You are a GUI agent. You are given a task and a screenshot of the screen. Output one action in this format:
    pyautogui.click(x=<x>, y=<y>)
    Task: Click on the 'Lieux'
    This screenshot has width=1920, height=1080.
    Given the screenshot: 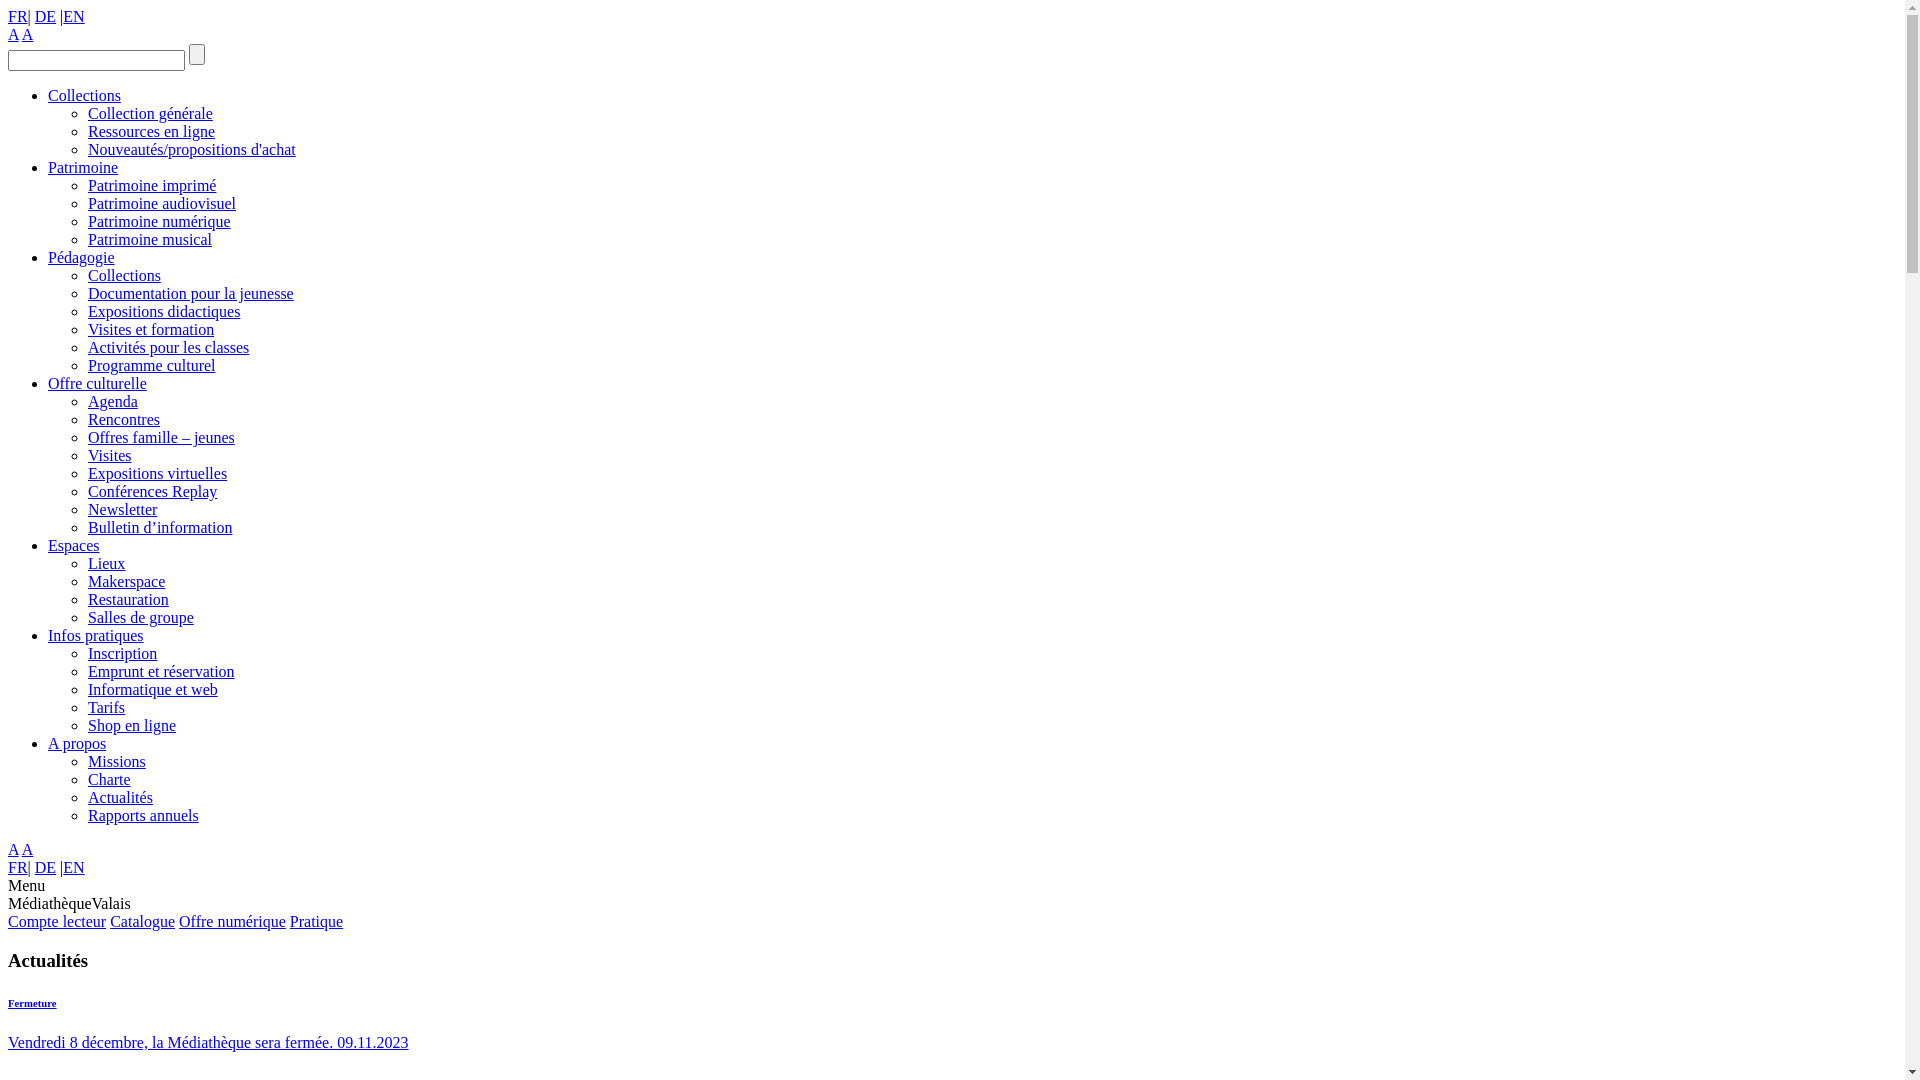 What is the action you would take?
    pyautogui.click(x=86, y=563)
    